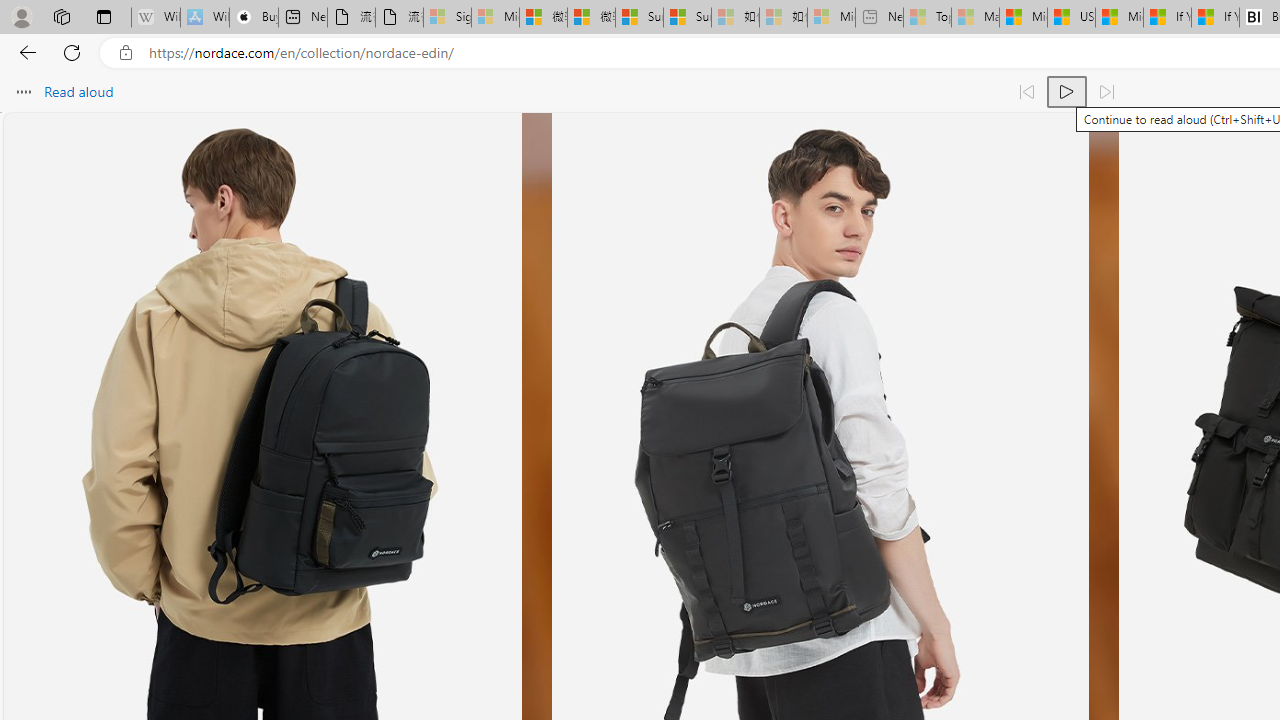  What do you see at coordinates (61, 16) in the screenshot?
I see `'Workspaces'` at bounding box center [61, 16].